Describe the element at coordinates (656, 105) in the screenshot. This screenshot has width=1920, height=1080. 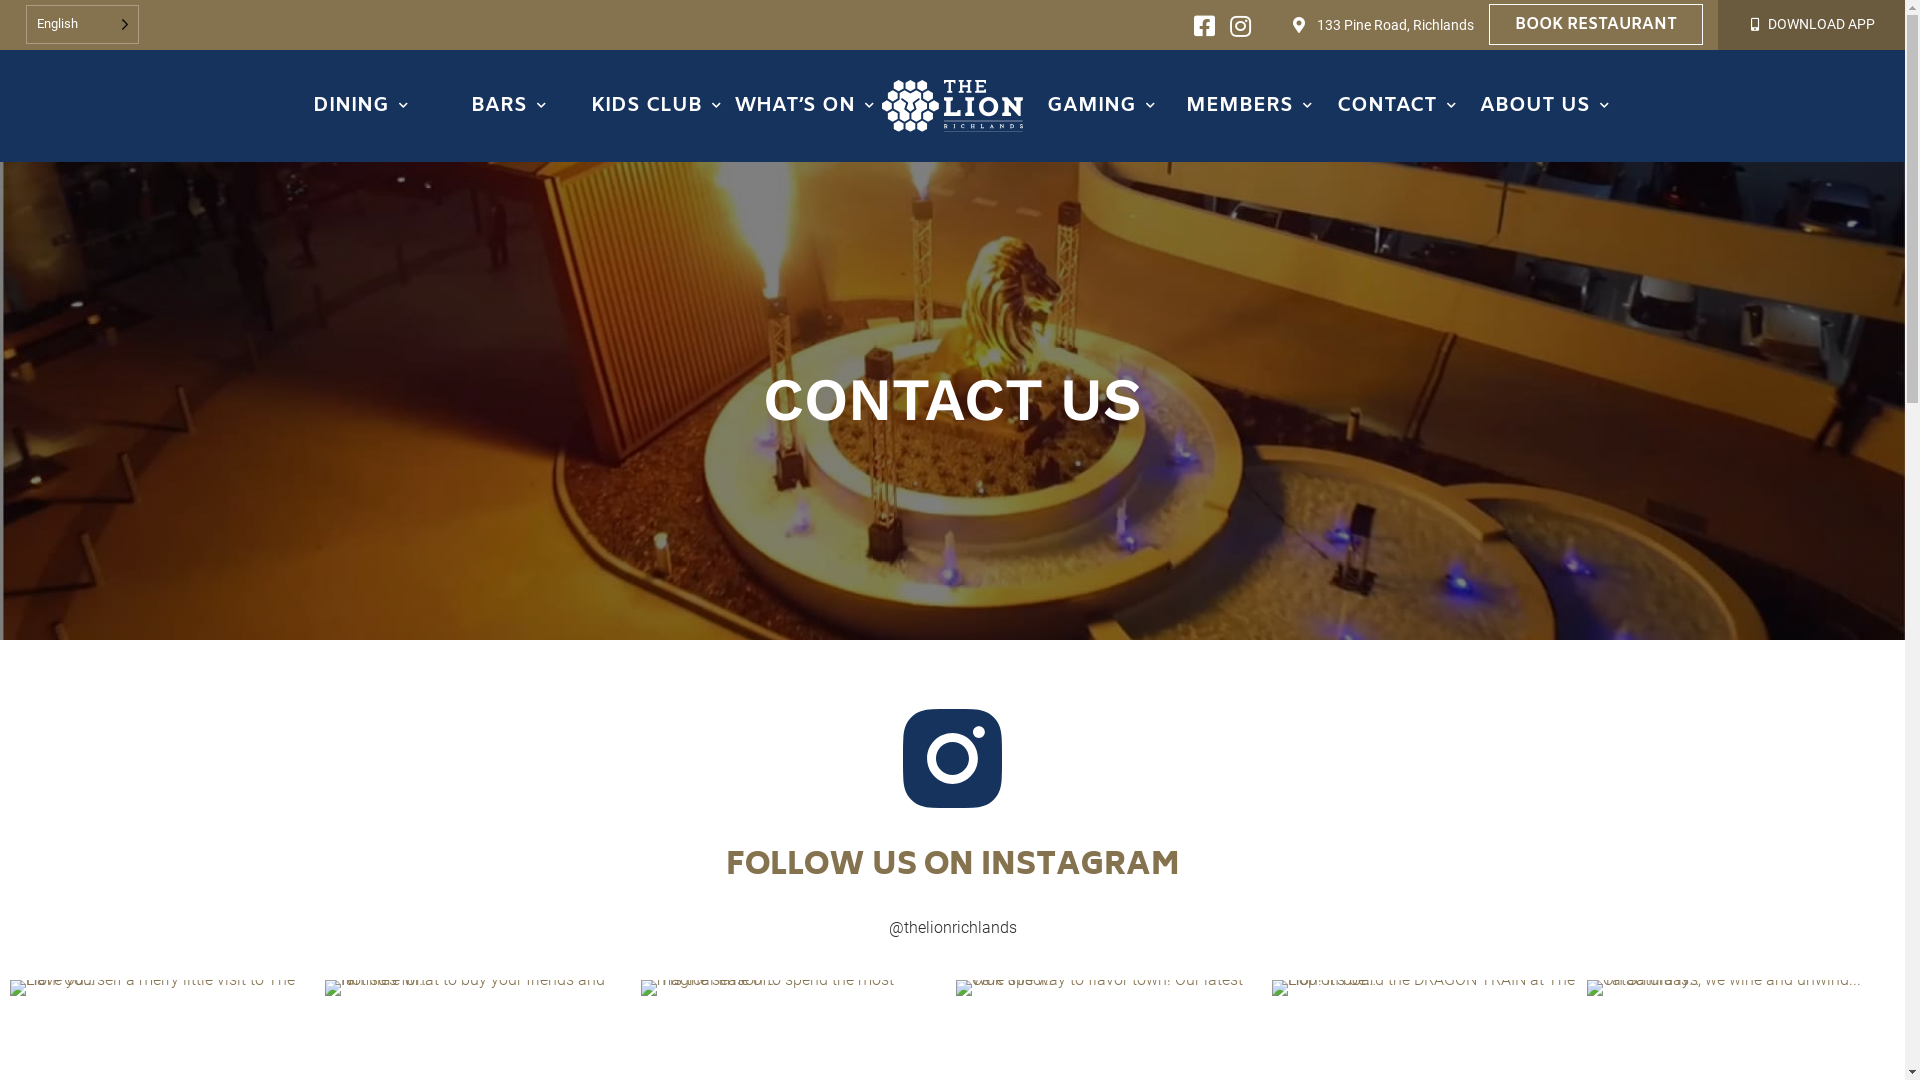
I see `'KIDS CLUB'` at that location.